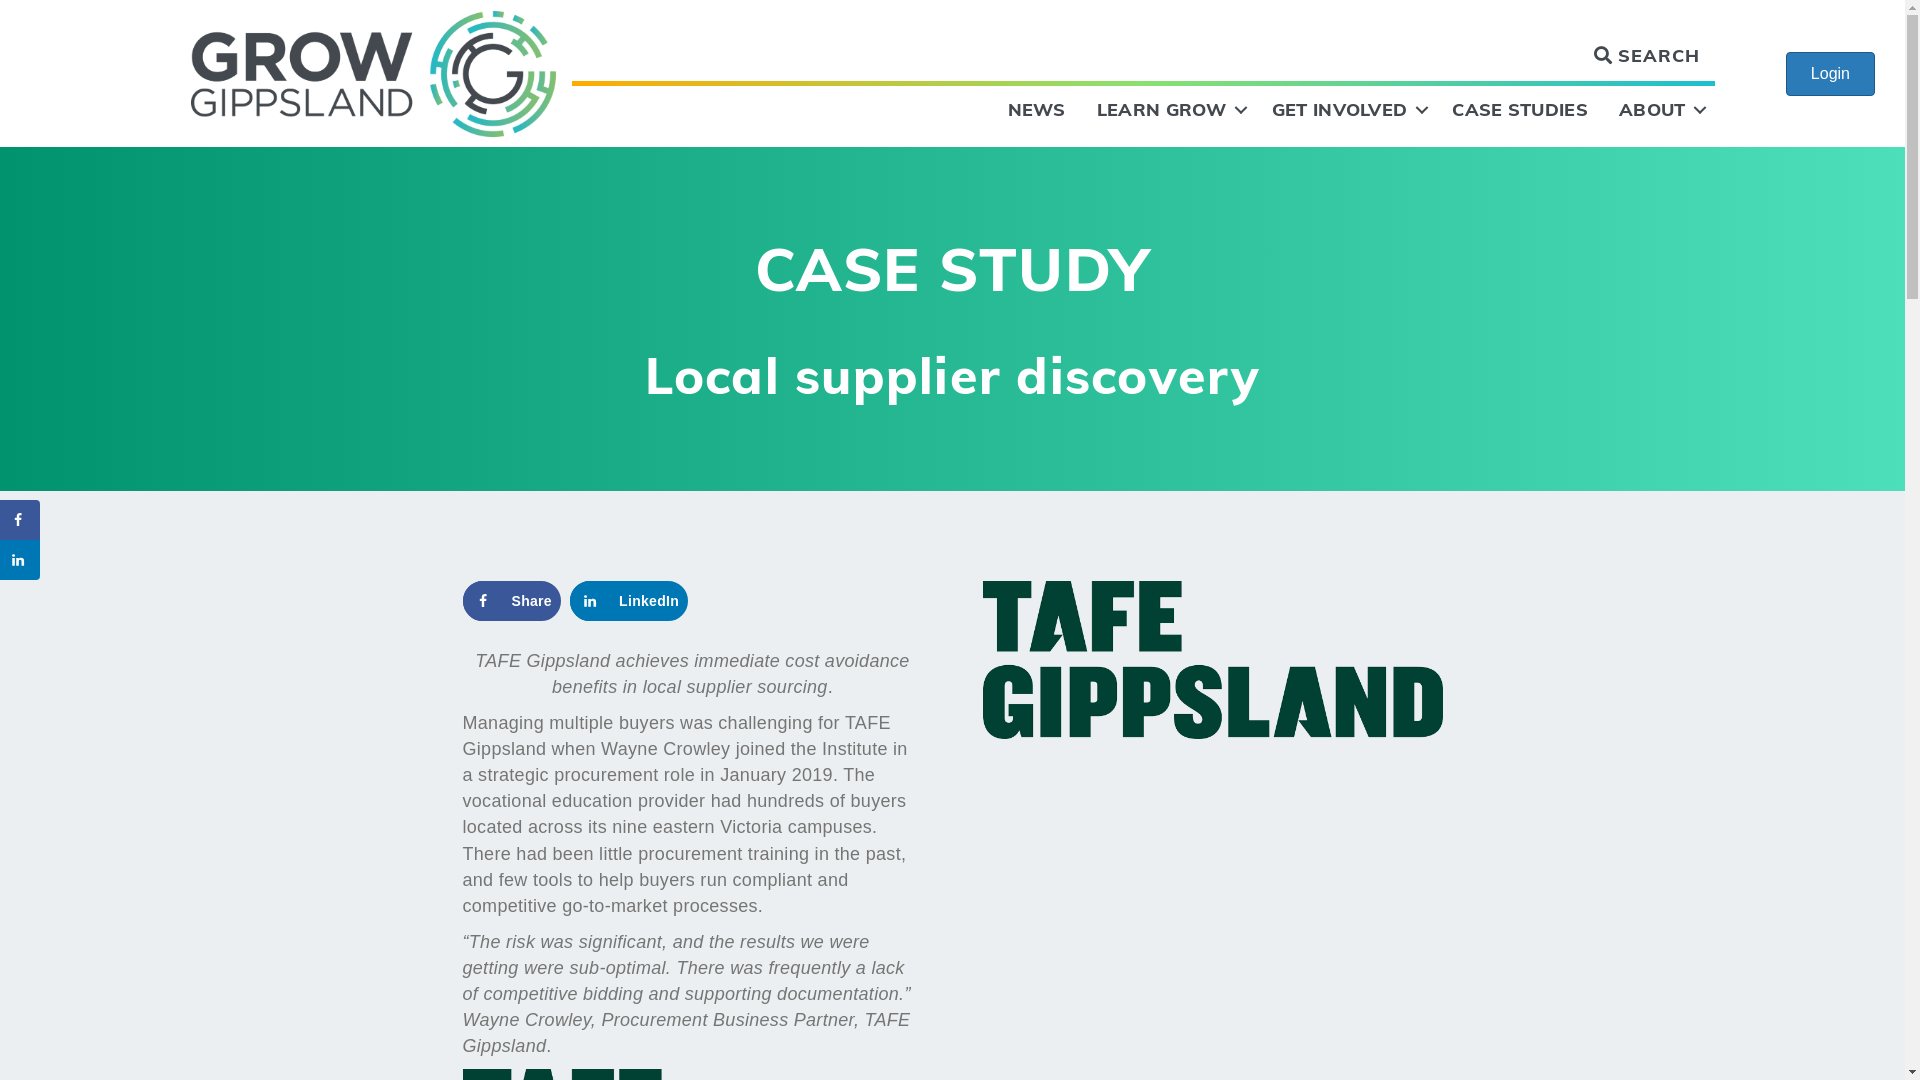  What do you see at coordinates (1211, 659) in the screenshot?
I see `'TAFE-Gippsland-Logo'` at bounding box center [1211, 659].